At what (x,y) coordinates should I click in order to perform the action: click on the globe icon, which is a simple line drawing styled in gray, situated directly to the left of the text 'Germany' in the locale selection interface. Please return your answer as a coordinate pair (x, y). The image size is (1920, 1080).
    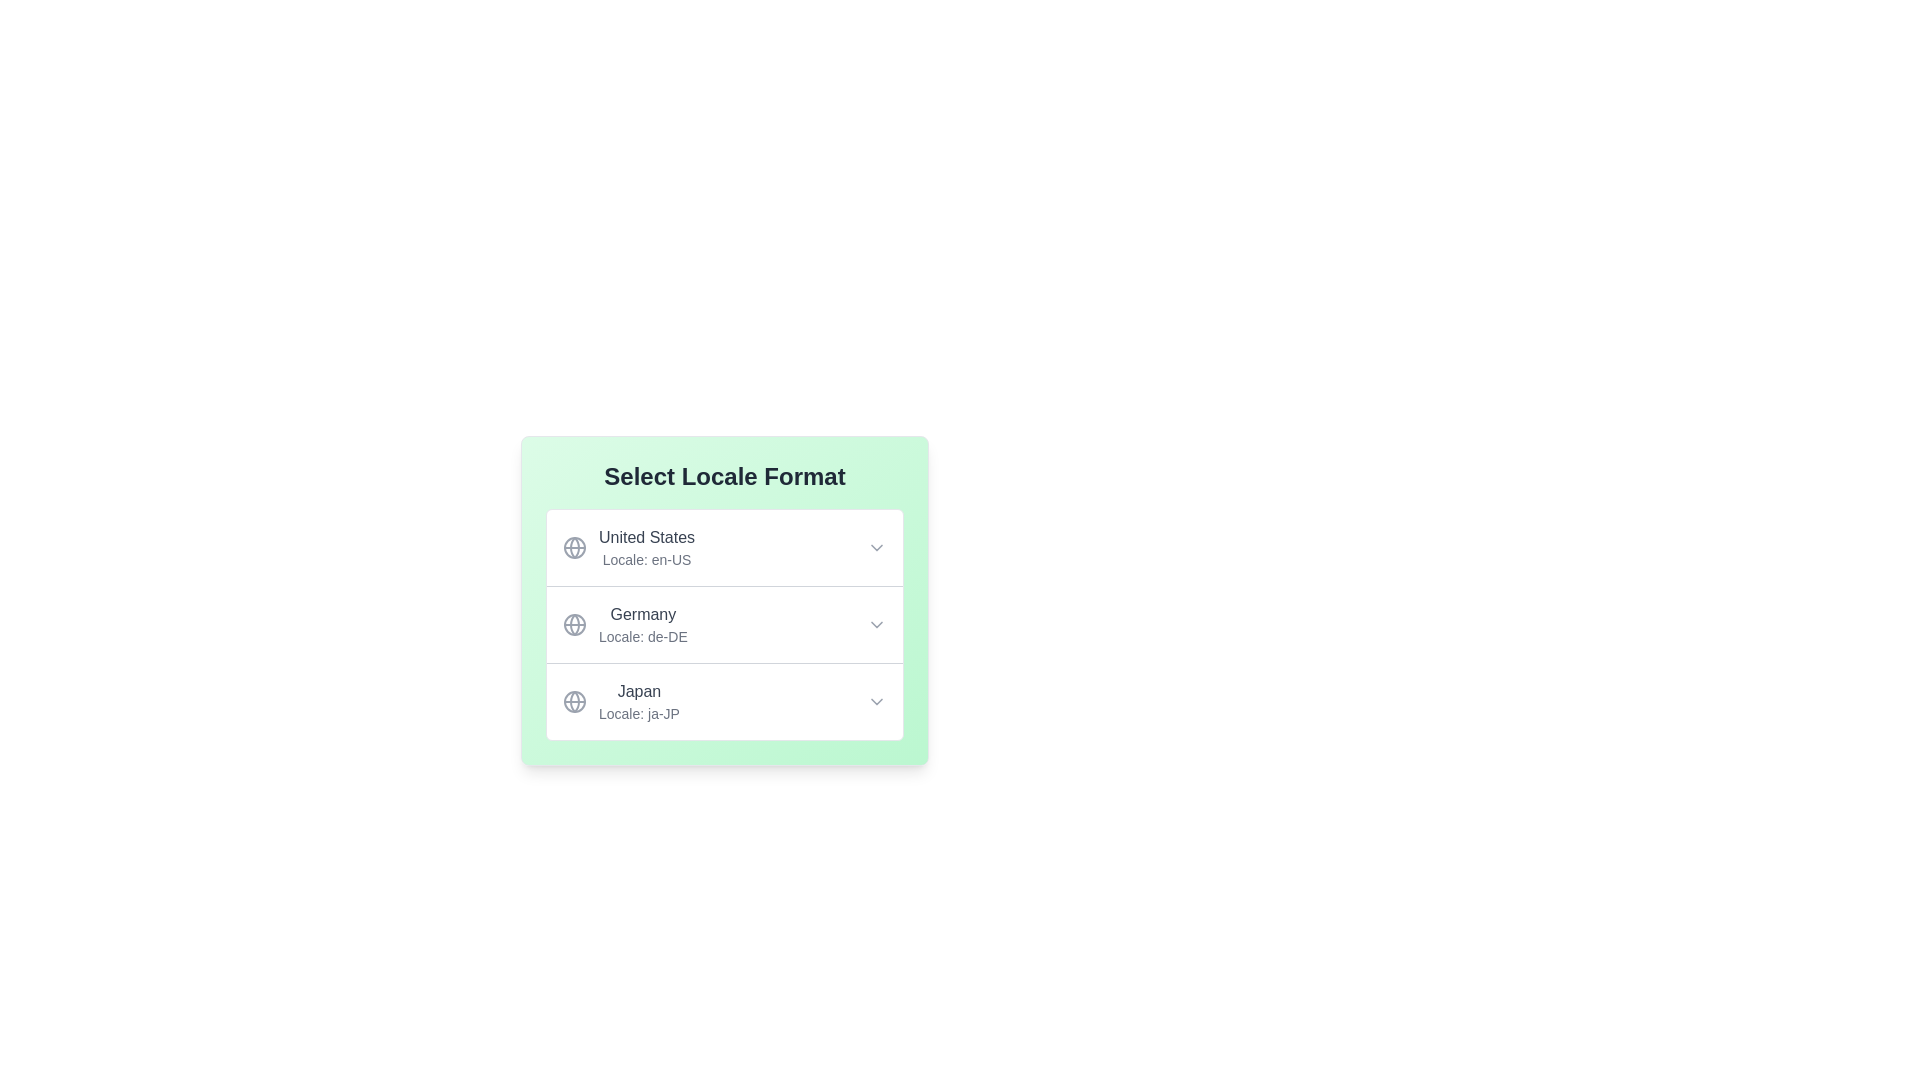
    Looking at the image, I should click on (574, 623).